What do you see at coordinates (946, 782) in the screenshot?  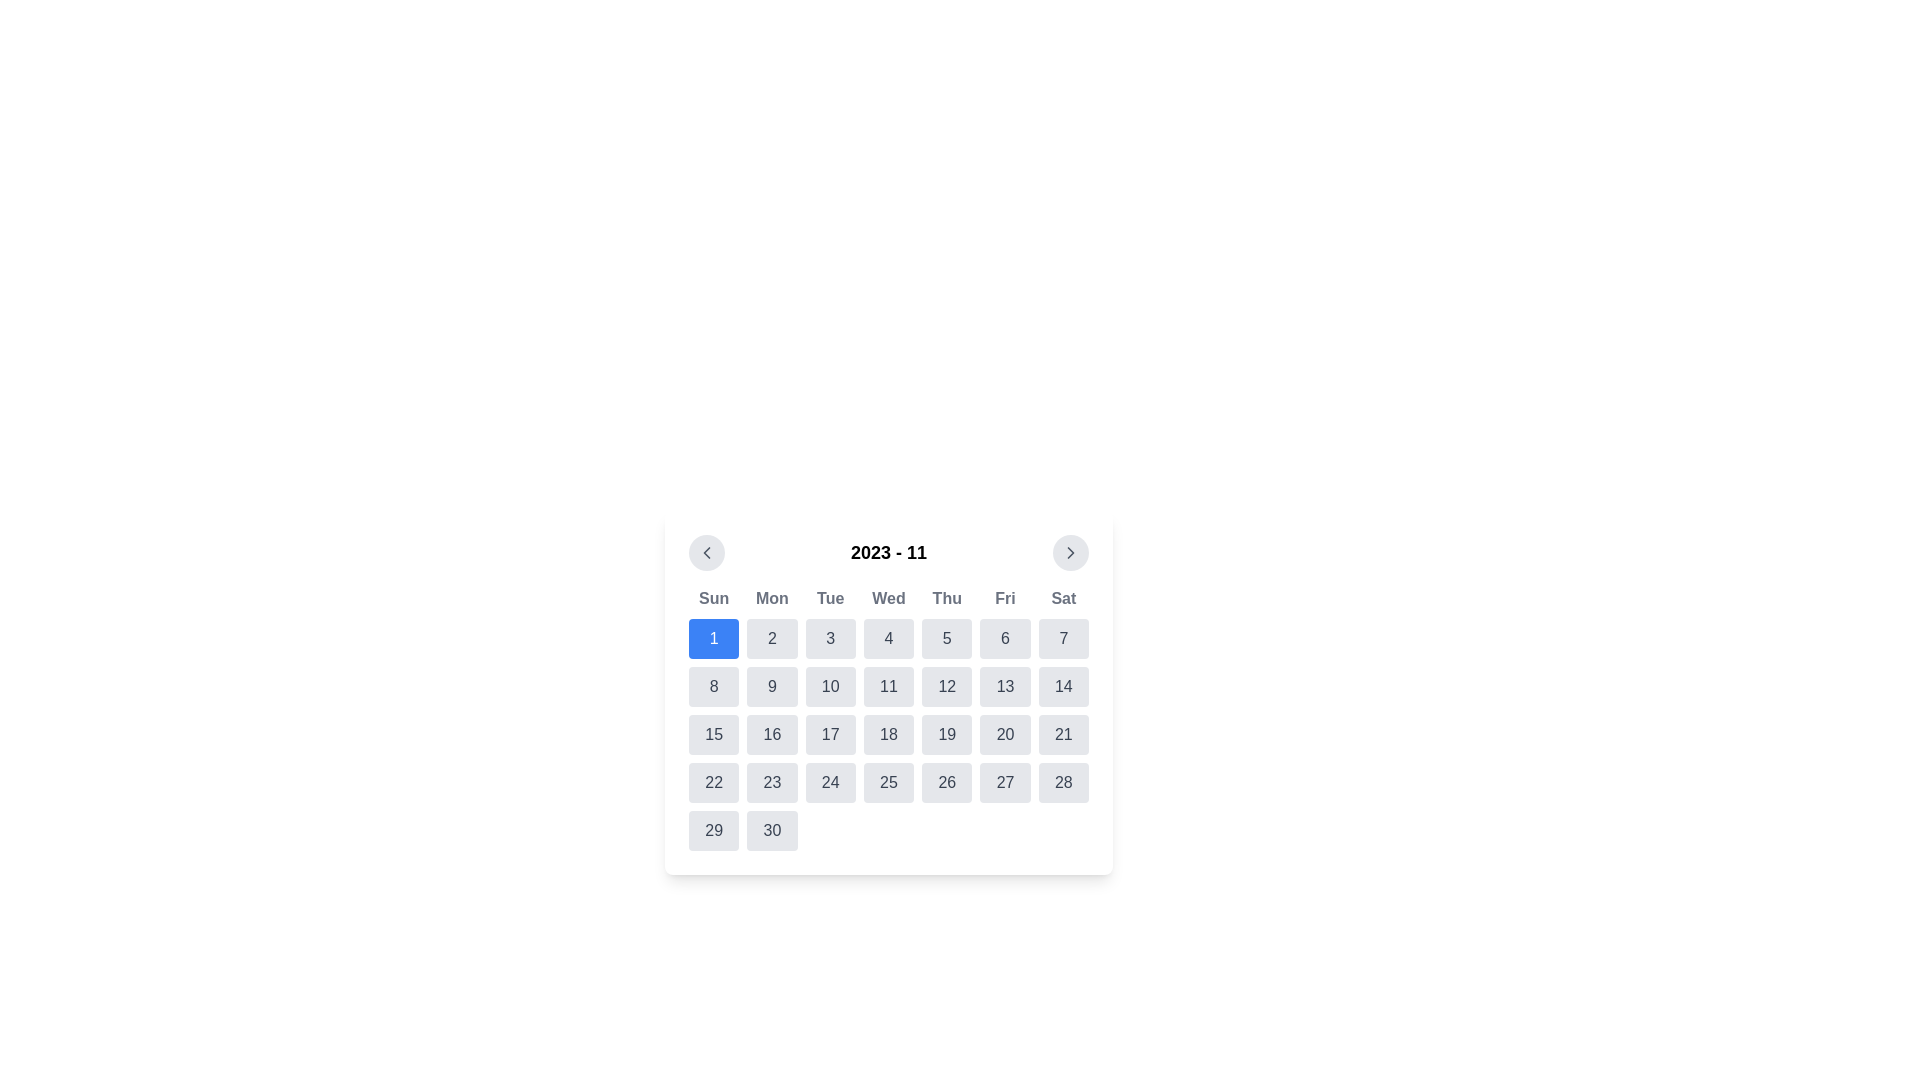 I see `the button displaying the number '26' in a medium-sized, rounded rectangle with a light gray background` at bounding box center [946, 782].